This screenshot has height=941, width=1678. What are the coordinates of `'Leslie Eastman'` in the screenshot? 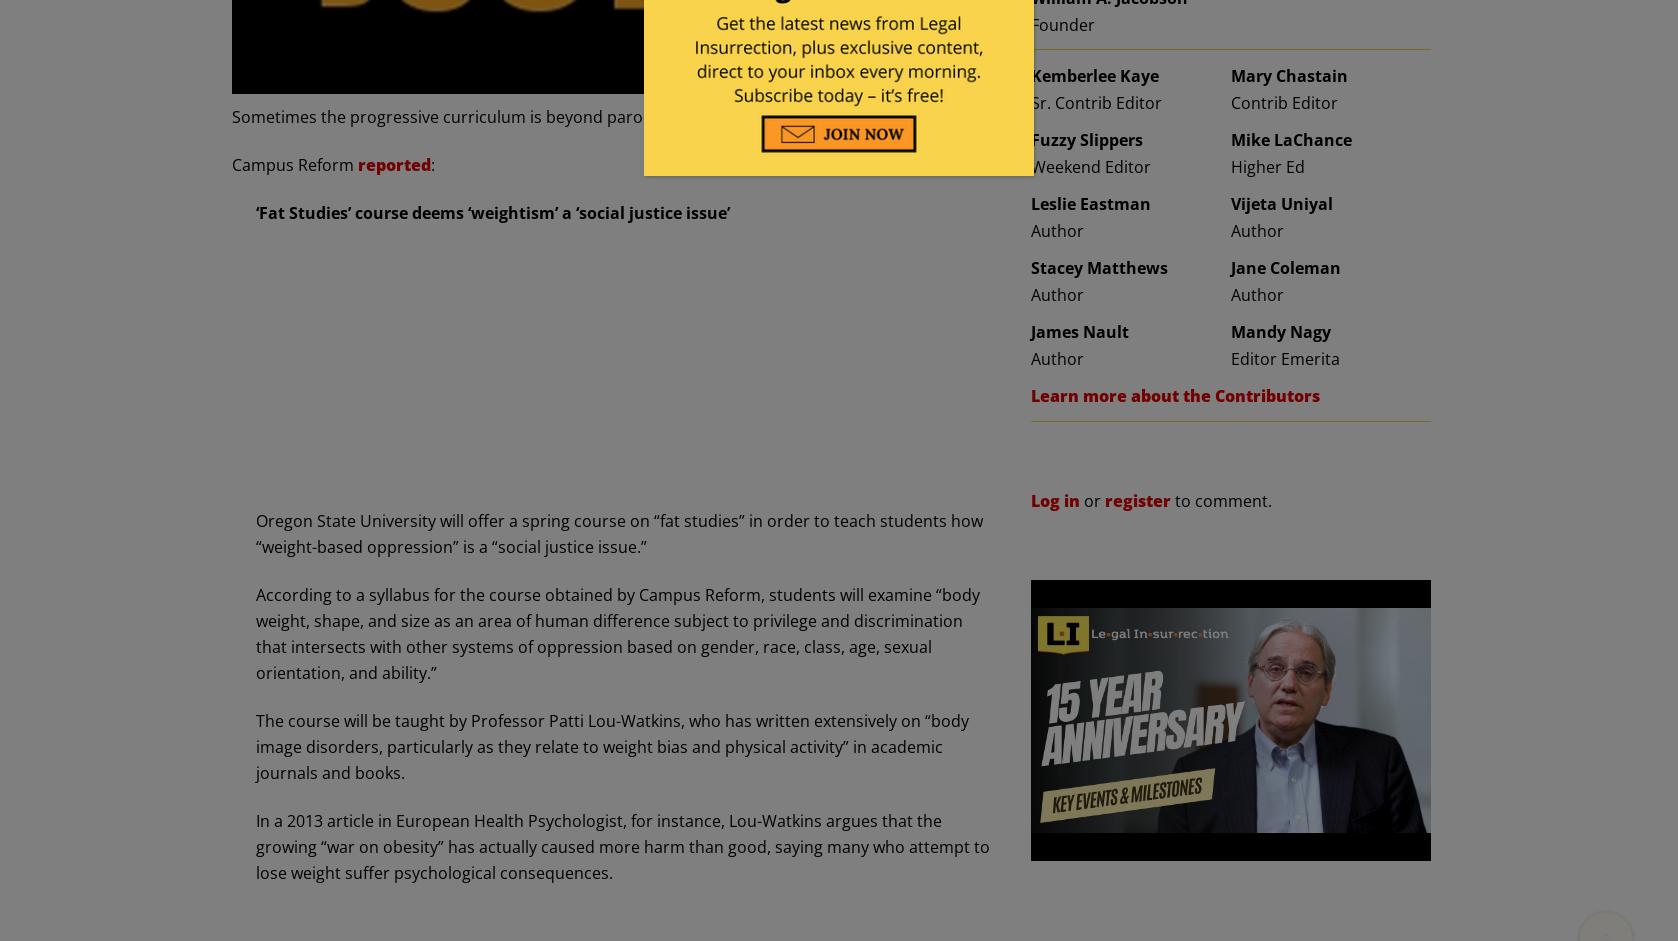 It's located at (1091, 204).